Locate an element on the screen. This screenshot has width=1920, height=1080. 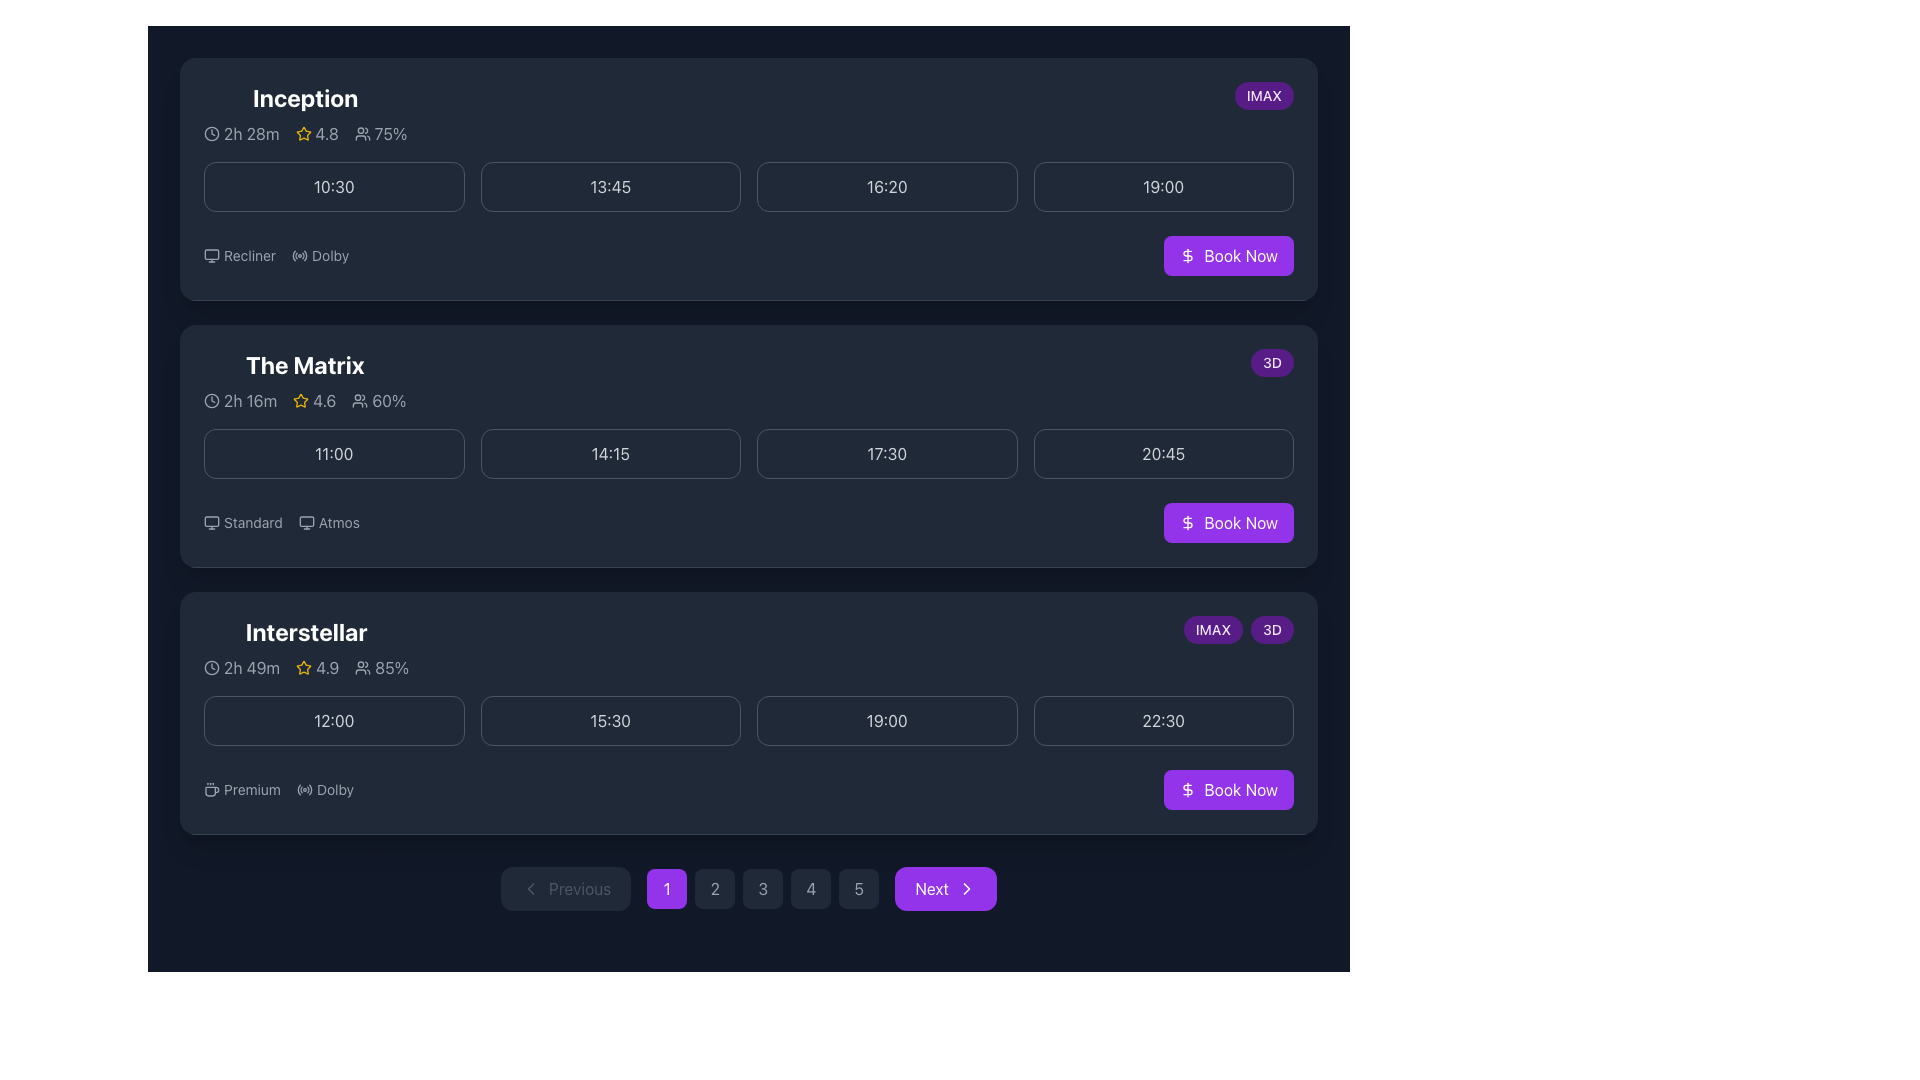
the informational Text label with icons indicating movie format or experience features located at the bottom left of the movie 'Interstellar' details block, positioned below the timing options and above pagination controls is located at coordinates (277, 789).